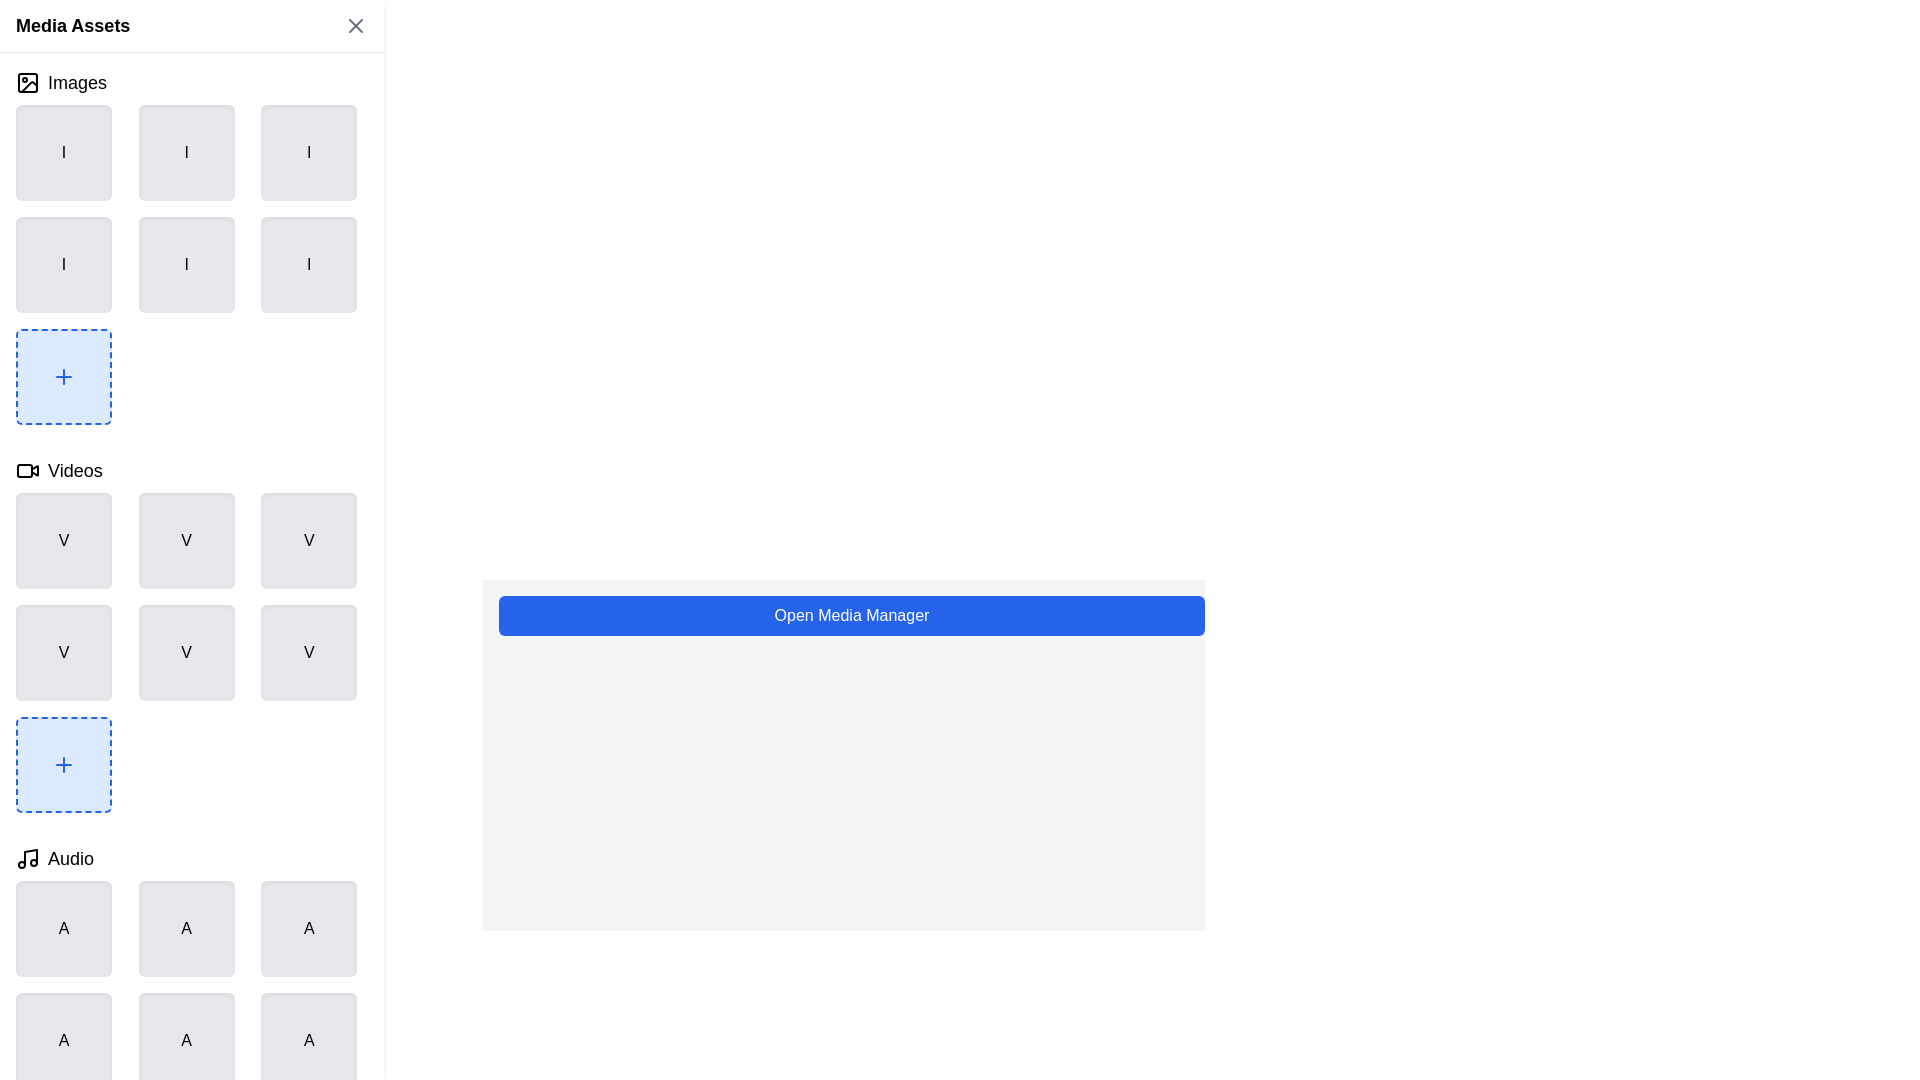  I want to click on the Icon Button, so click(63, 764).